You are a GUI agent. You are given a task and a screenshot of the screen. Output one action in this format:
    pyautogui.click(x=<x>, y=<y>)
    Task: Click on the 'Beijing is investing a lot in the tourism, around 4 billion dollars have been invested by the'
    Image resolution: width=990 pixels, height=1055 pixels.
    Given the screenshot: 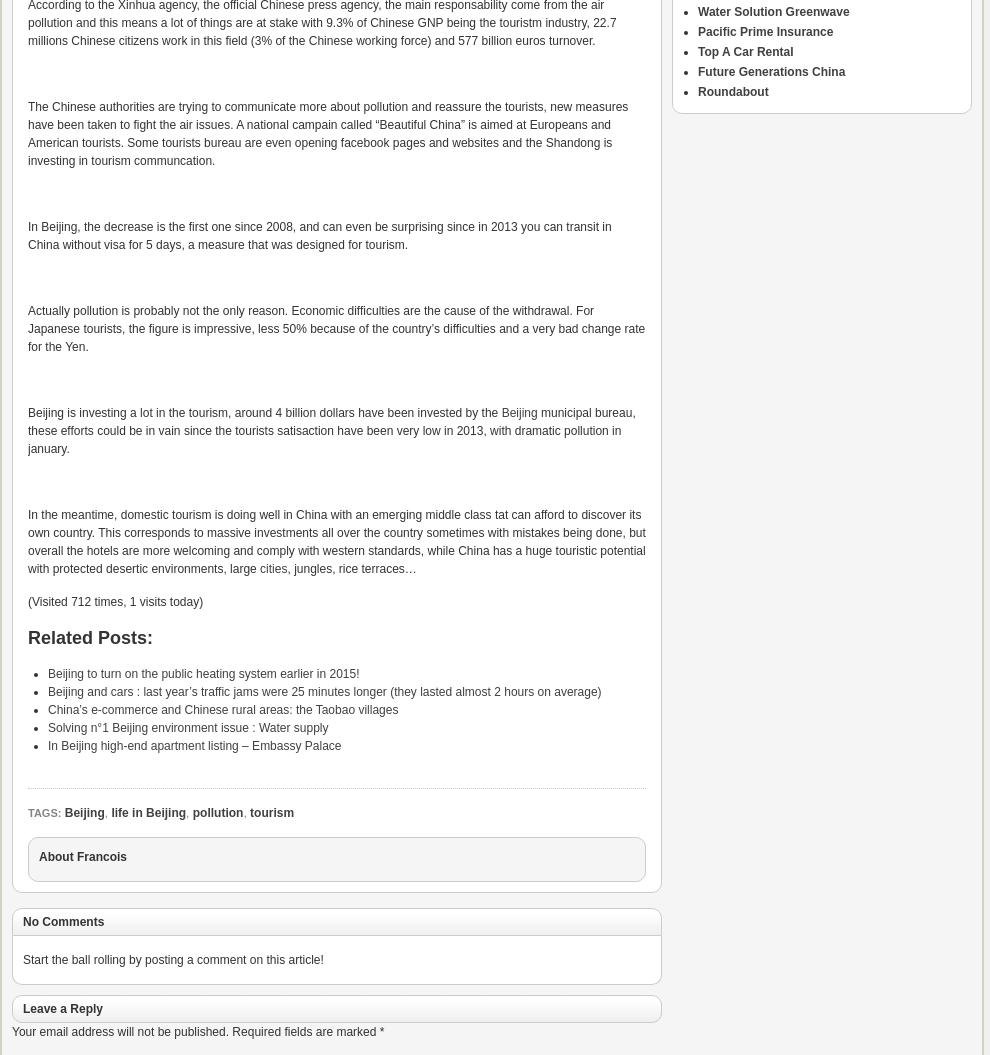 What is the action you would take?
    pyautogui.click(x=264, y=412)
    